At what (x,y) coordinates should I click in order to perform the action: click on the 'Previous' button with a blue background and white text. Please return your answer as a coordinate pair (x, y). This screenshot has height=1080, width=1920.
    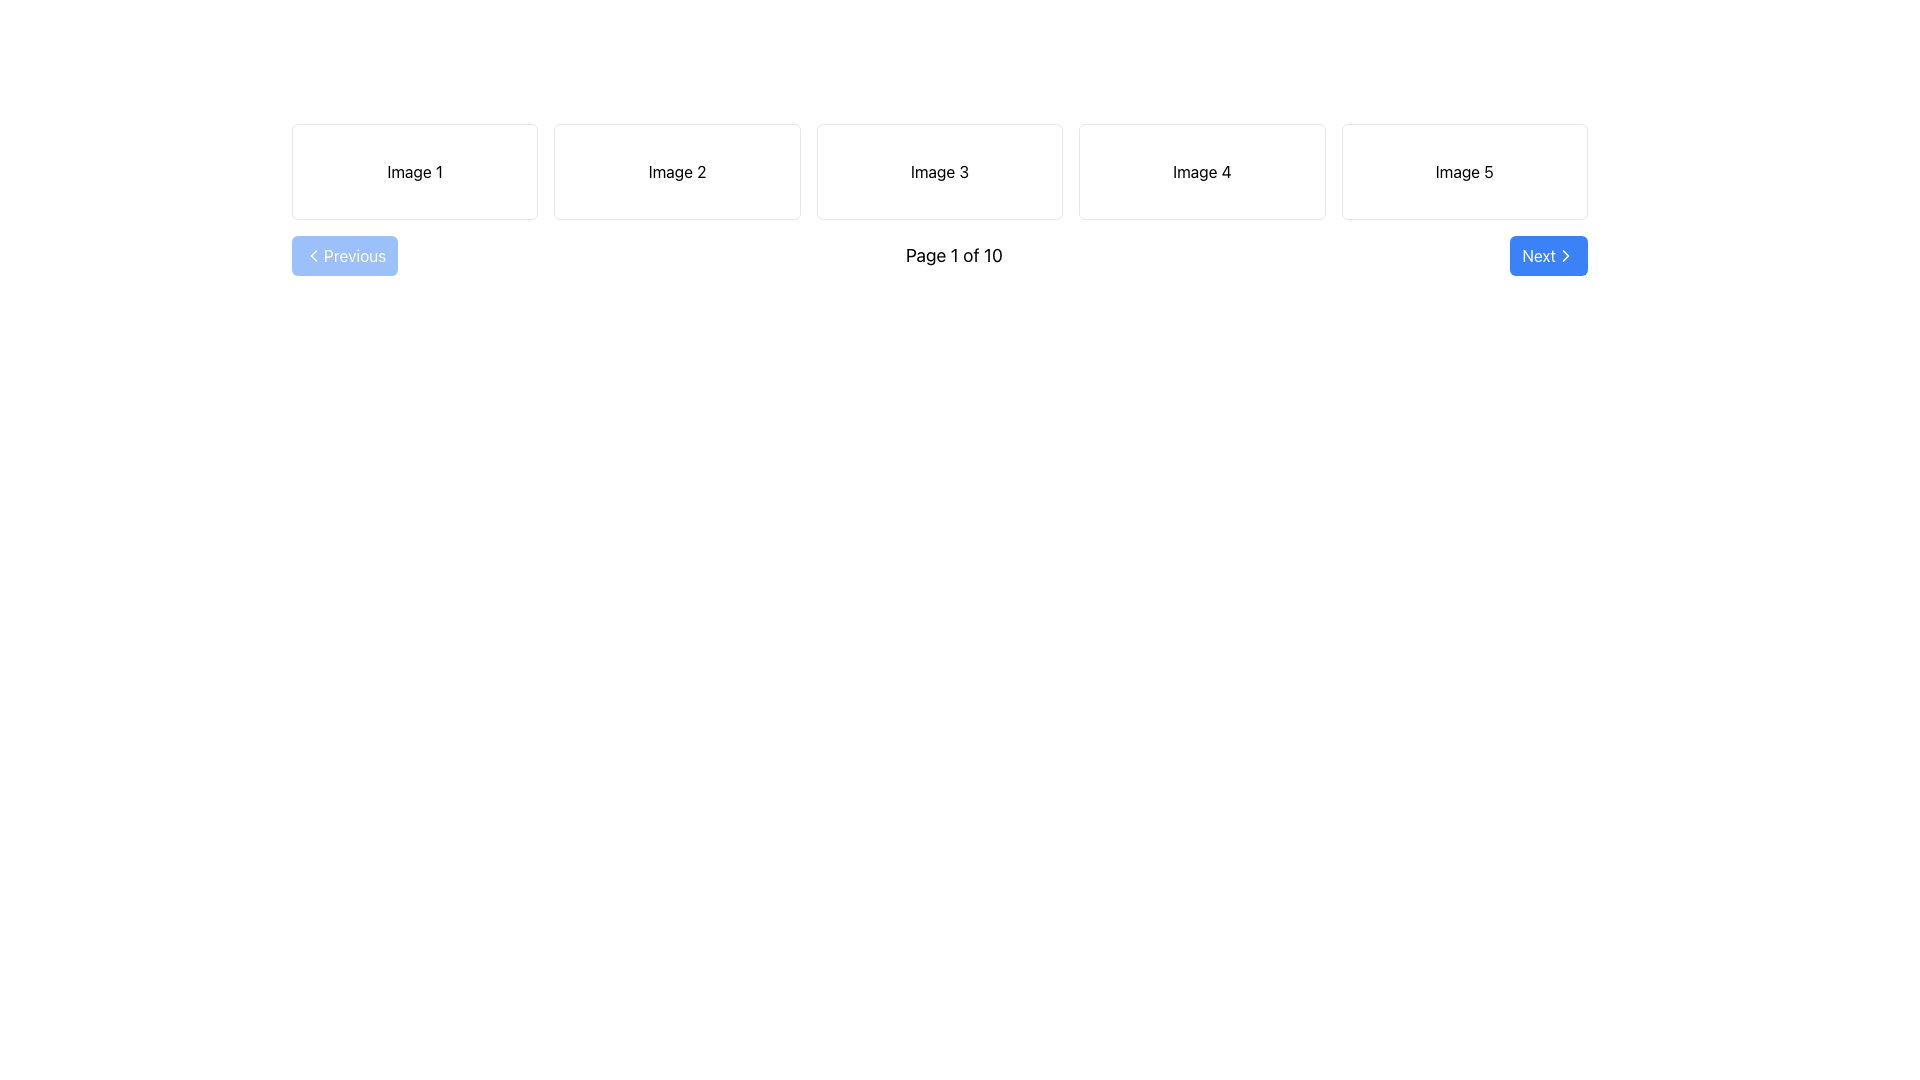
    Looking at the image, I should click on (345, 254).